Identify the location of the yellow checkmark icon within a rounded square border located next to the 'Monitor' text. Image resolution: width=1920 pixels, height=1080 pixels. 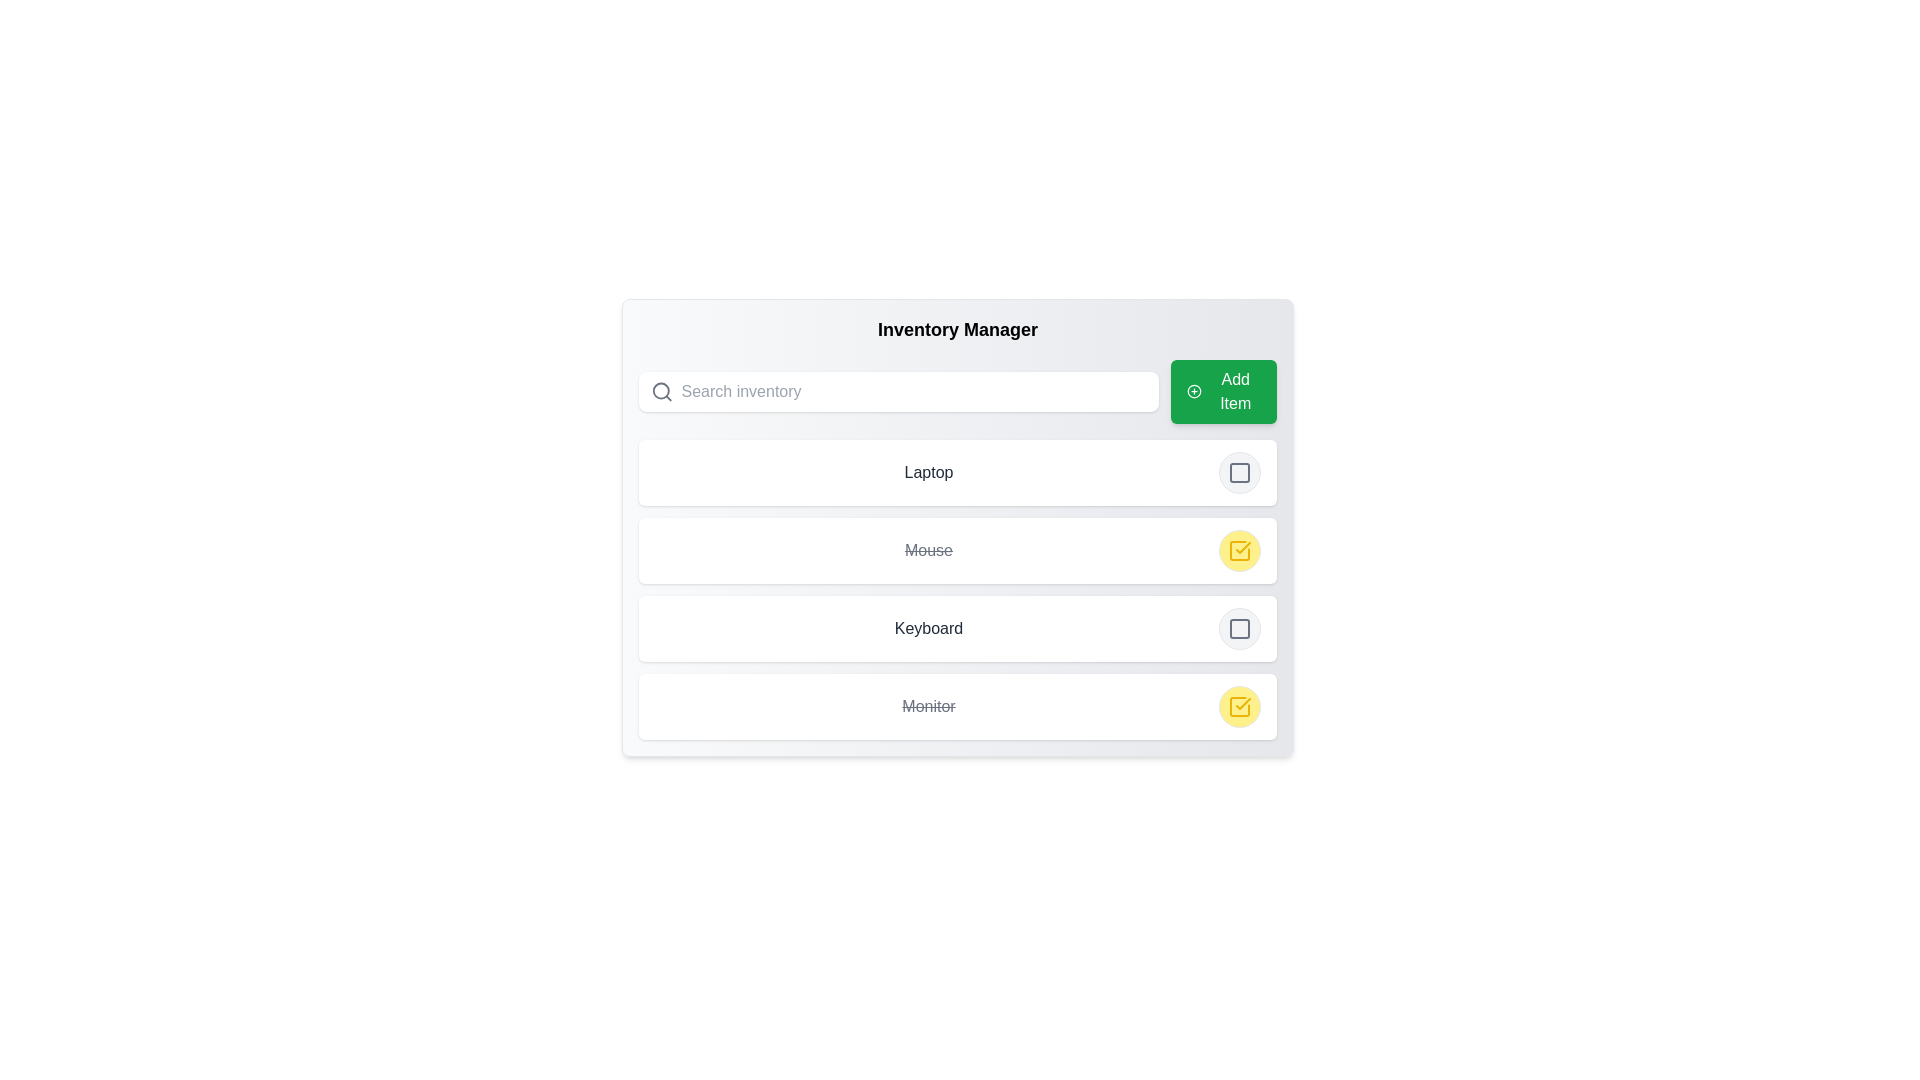
(1238, 551).